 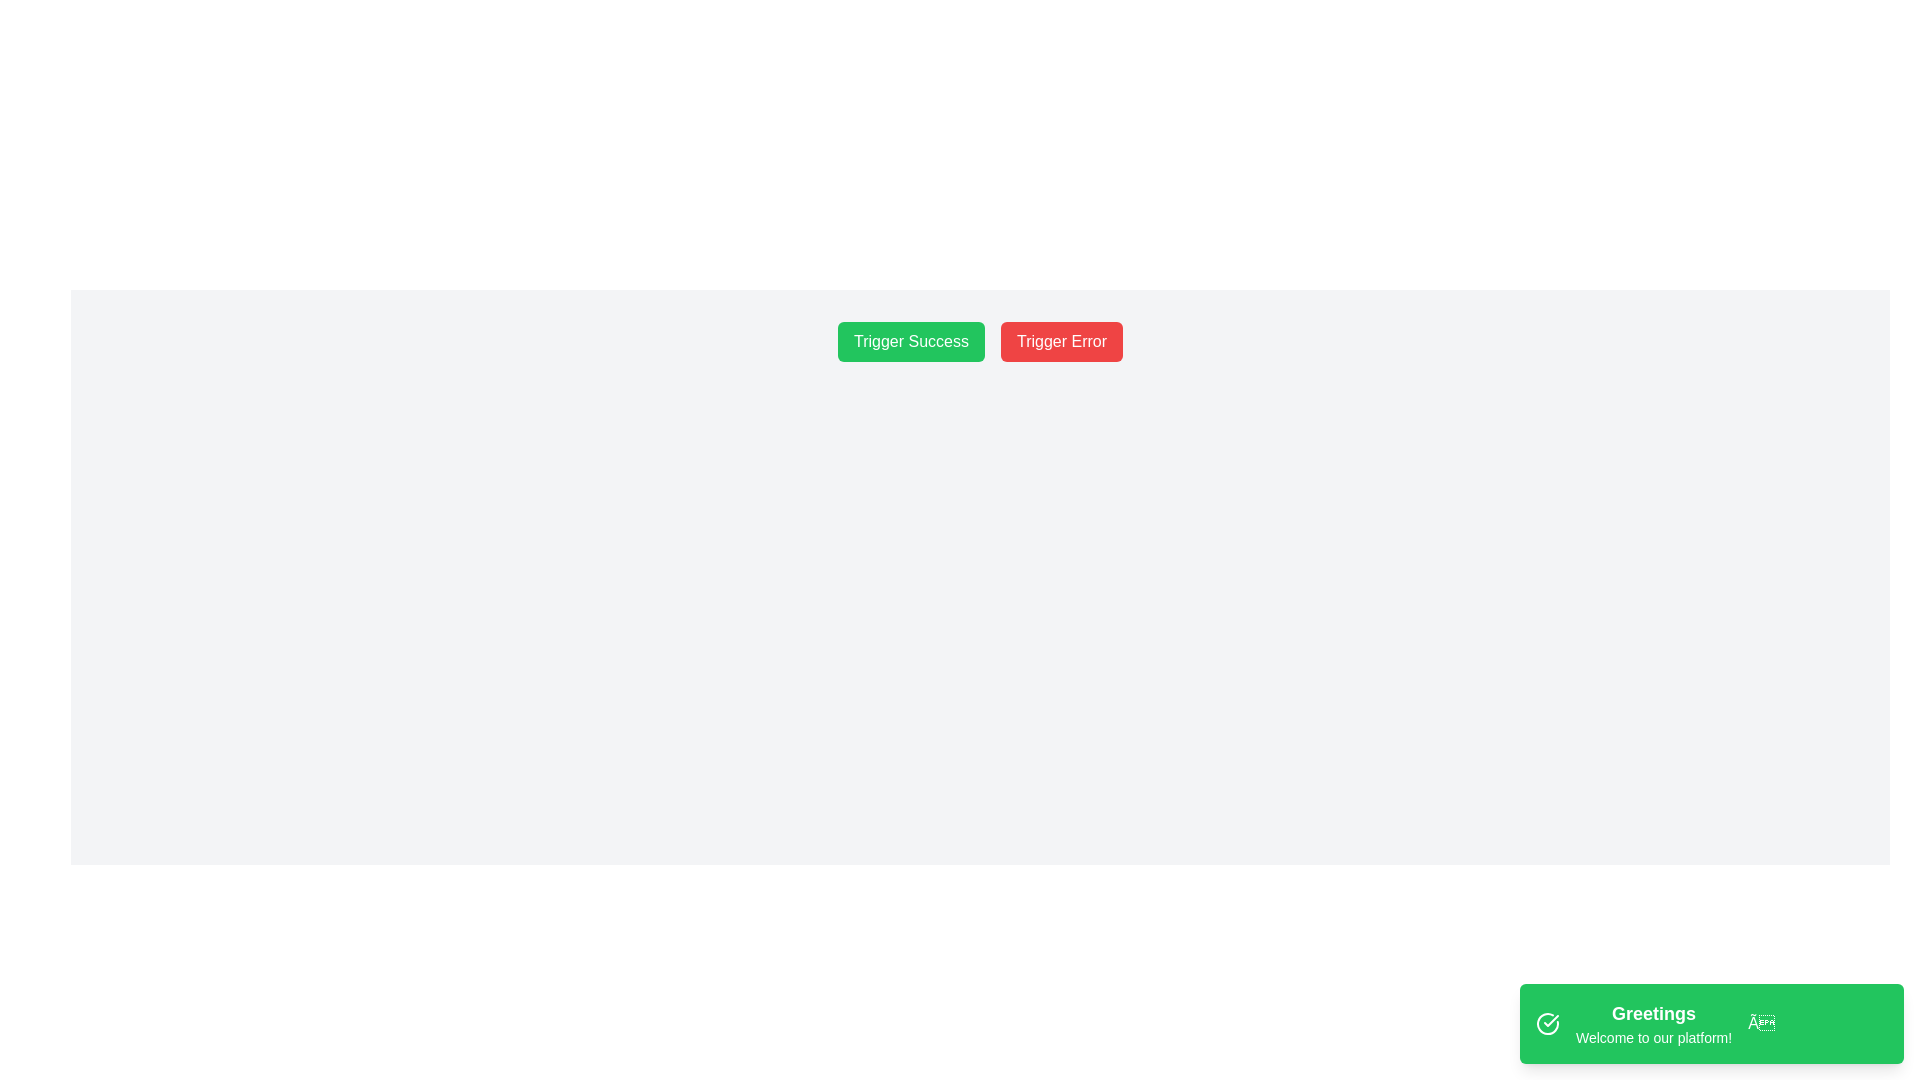 What do you see at coordinates (1711, 1023) in the screenshot?
I see `the Notification pop-up located in the bottom-right corner of the interface, within a green notification strip, which provides immediate feedback or information to welcome users` at bounding box center [1711, 1023].